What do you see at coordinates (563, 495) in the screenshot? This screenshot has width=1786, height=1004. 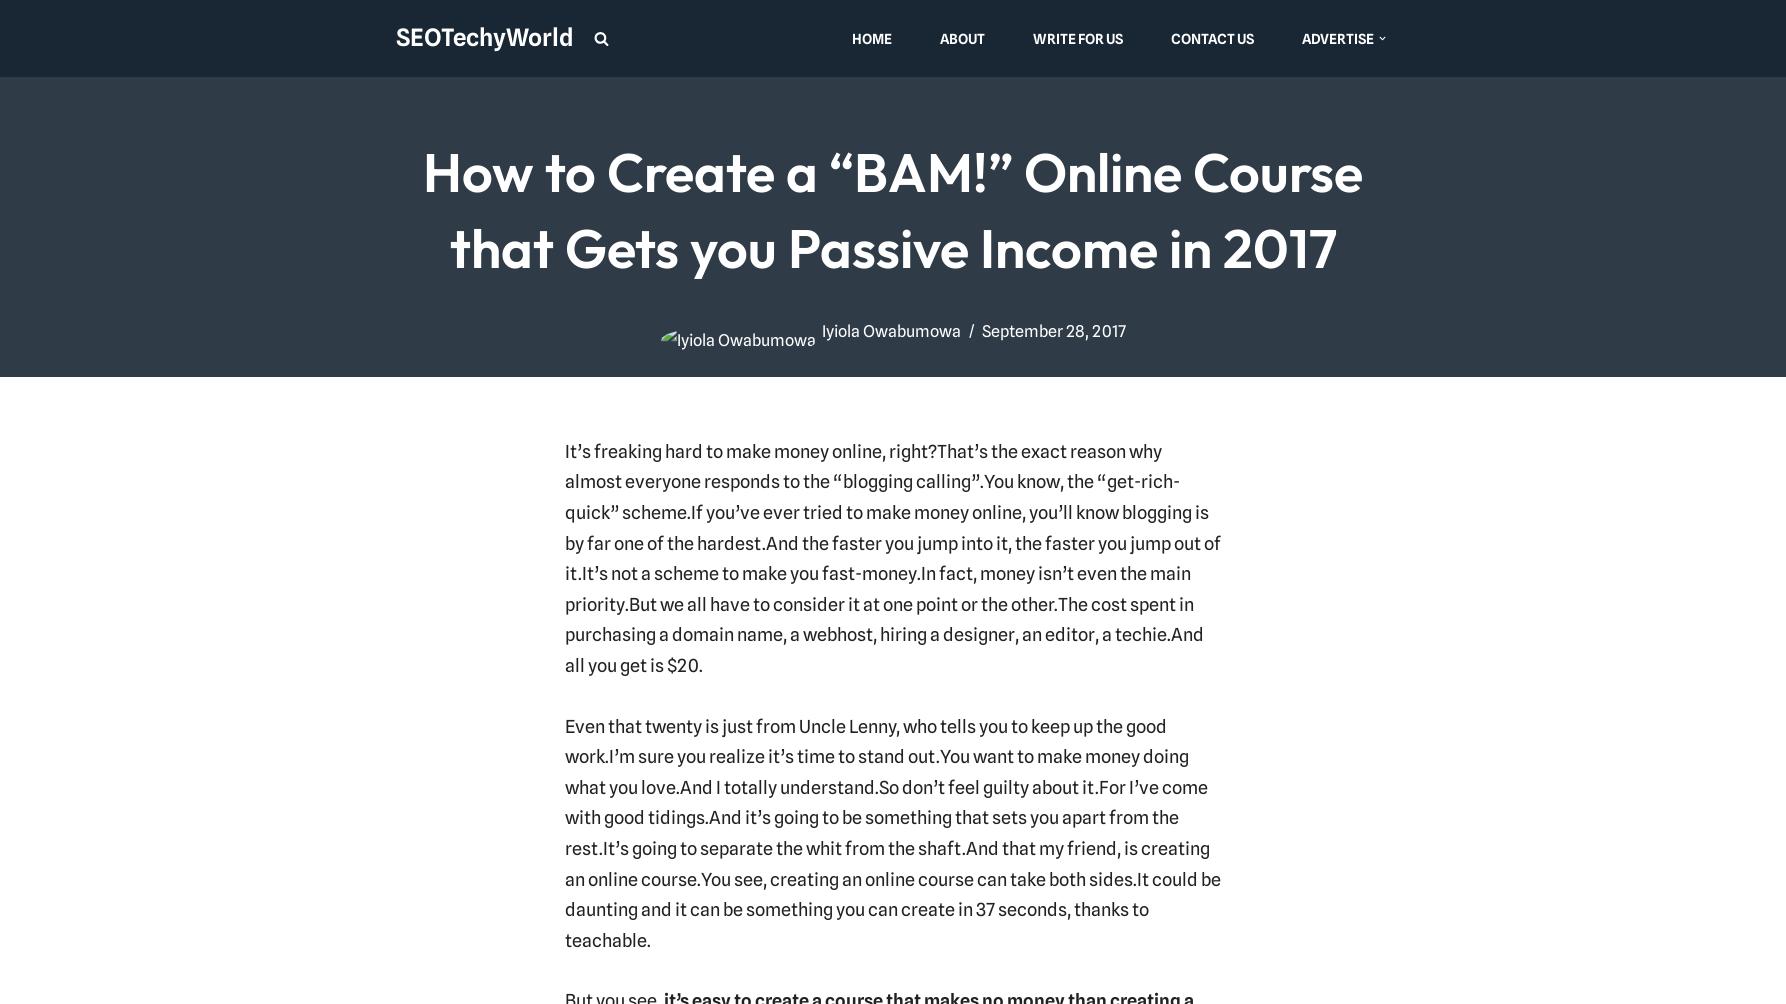 I see `'You know, the “get-rich-quick” scheme.'` at bounding box center [563, 495].